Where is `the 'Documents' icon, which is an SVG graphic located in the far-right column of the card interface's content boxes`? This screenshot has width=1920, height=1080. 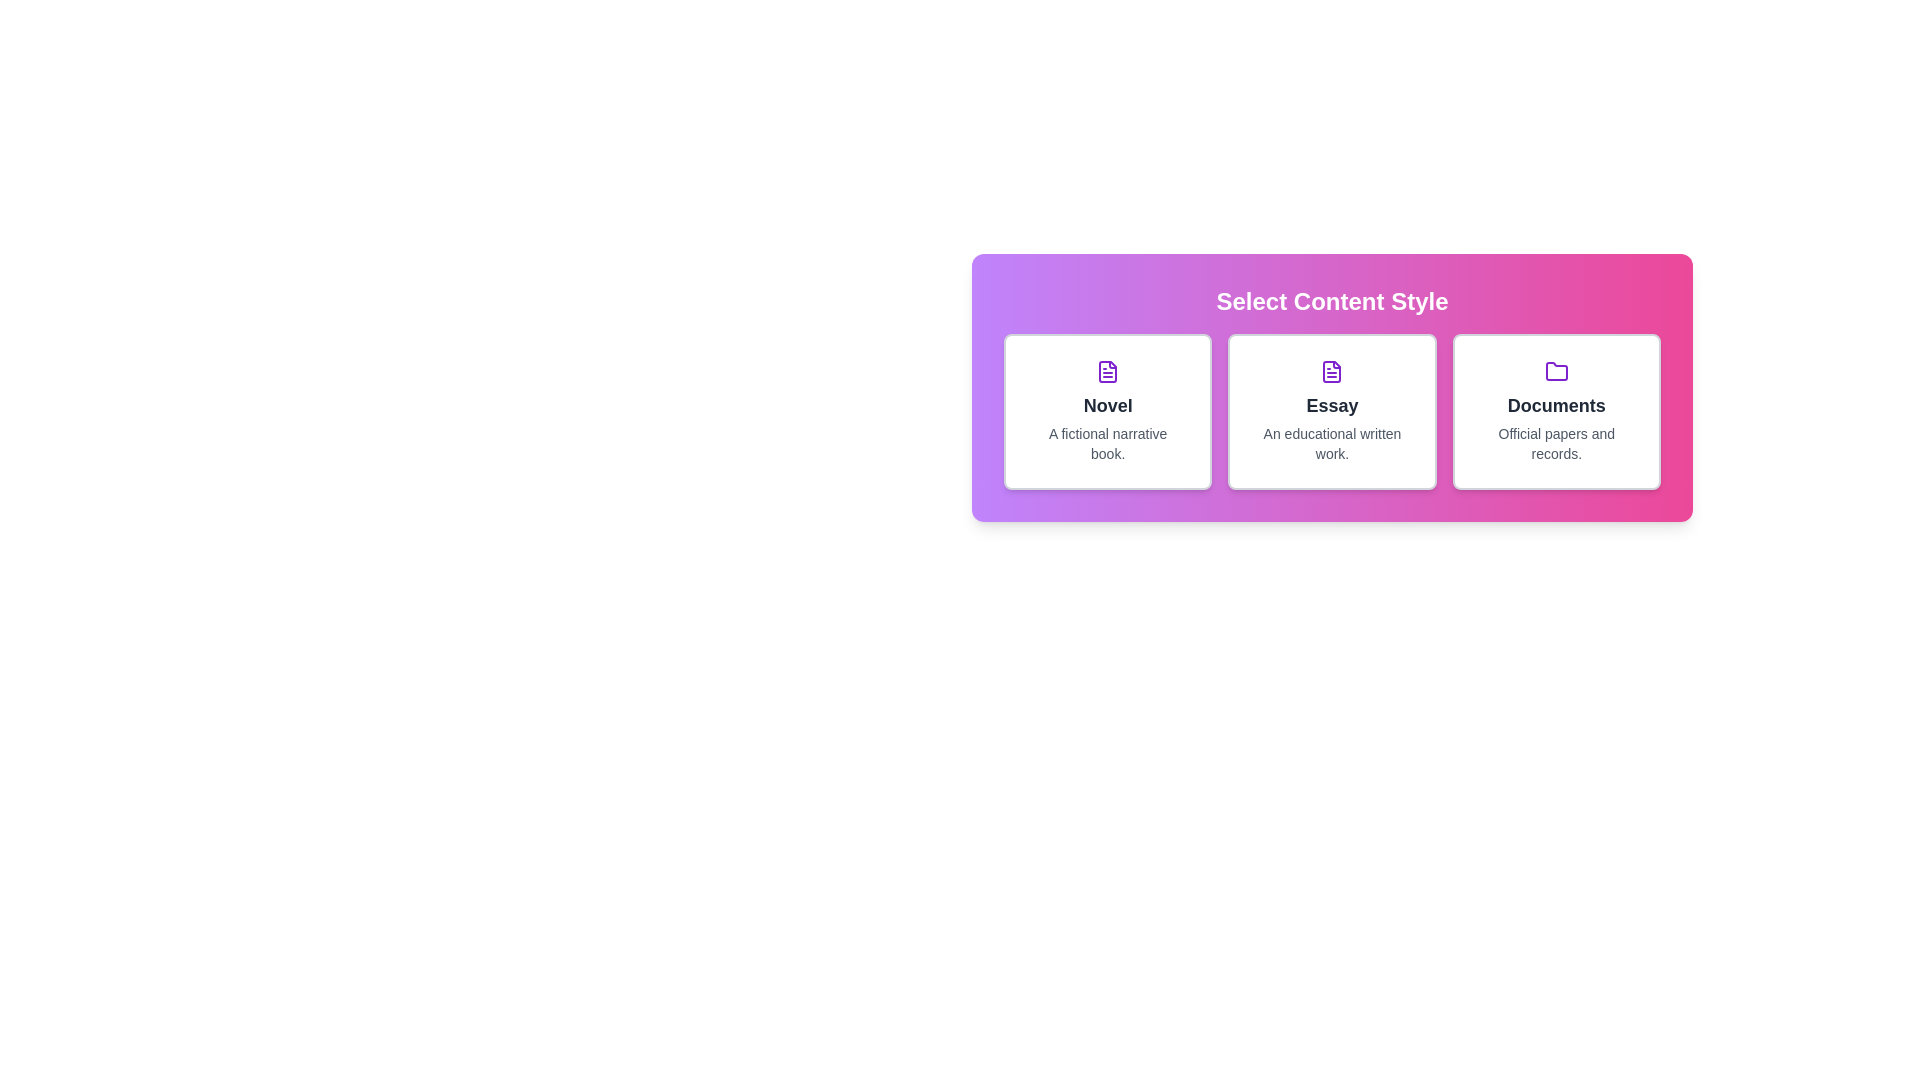
the 'Documents' icon, which is an SVG graphic located in the far-right column of the card interface's content boxes is located at coordinates (1555, 371).